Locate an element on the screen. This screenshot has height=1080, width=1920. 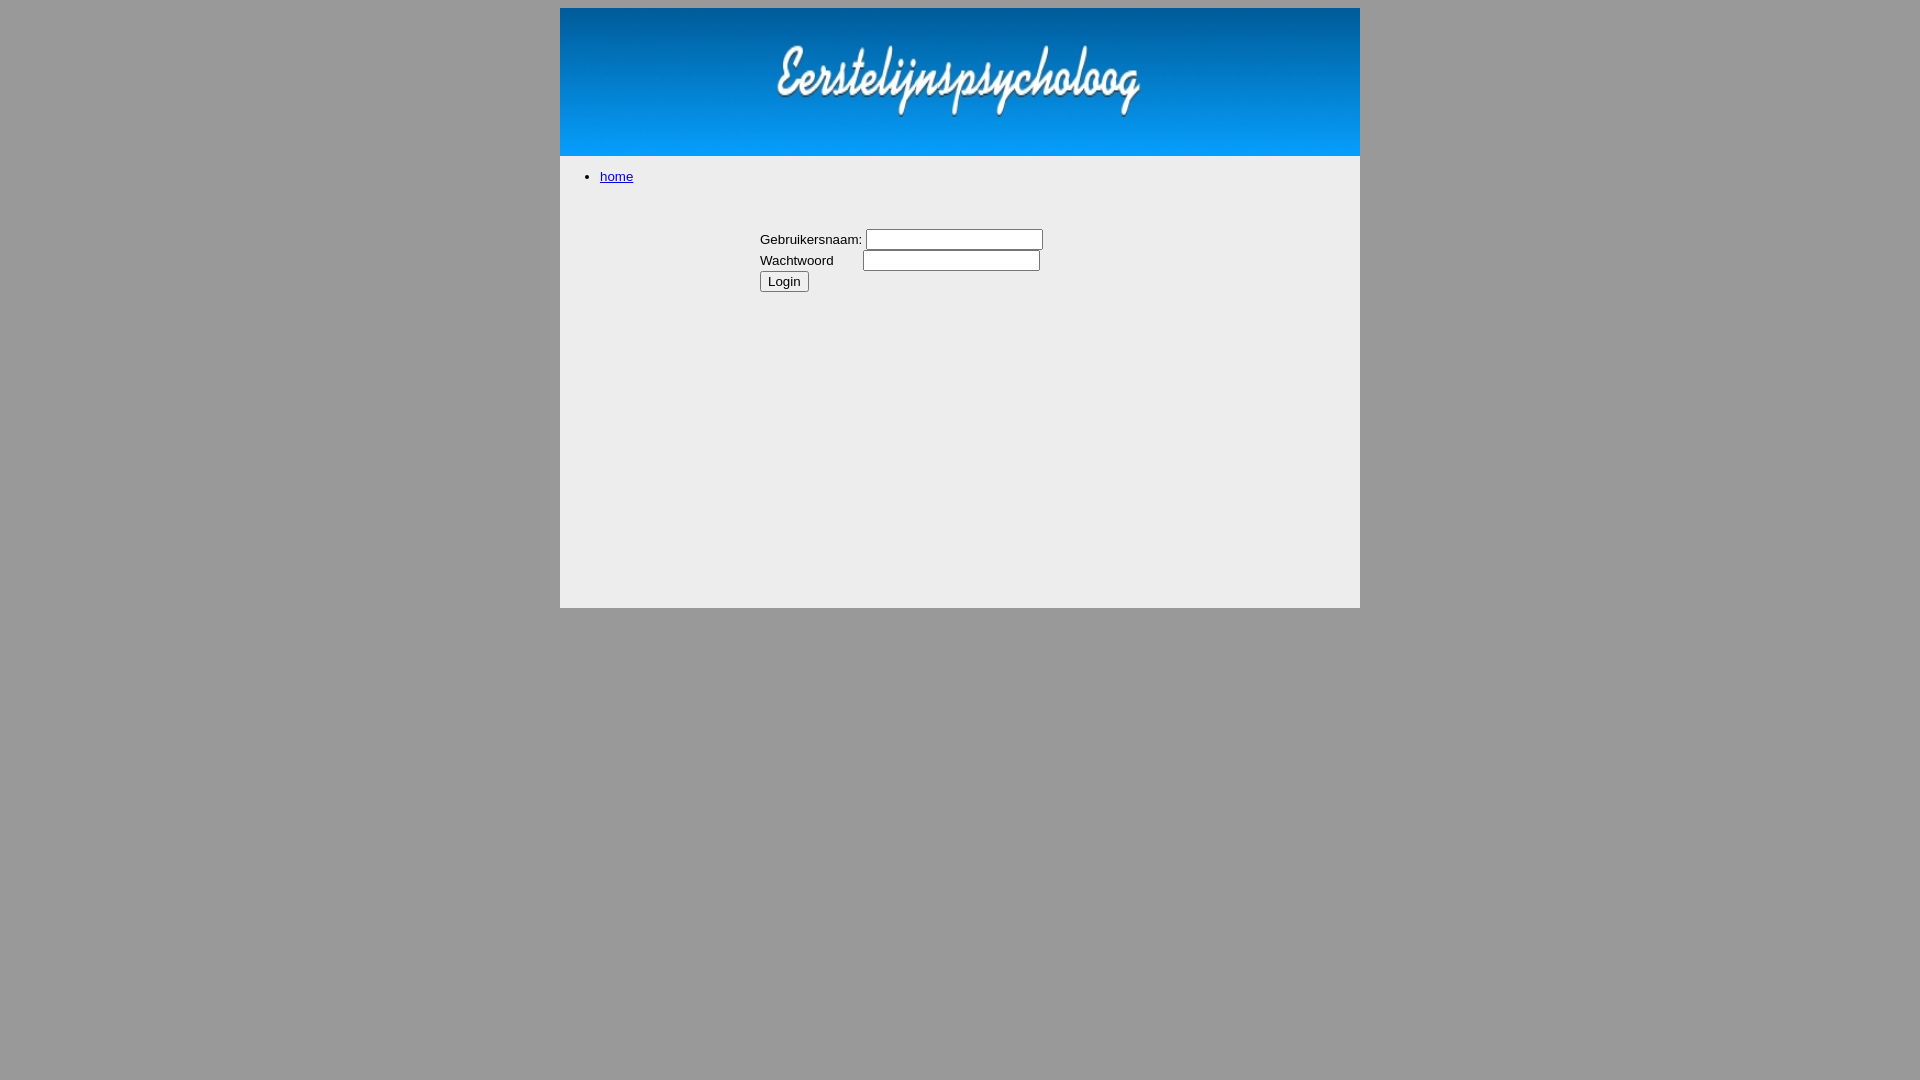
'home' is located at coordinates (615, 175).